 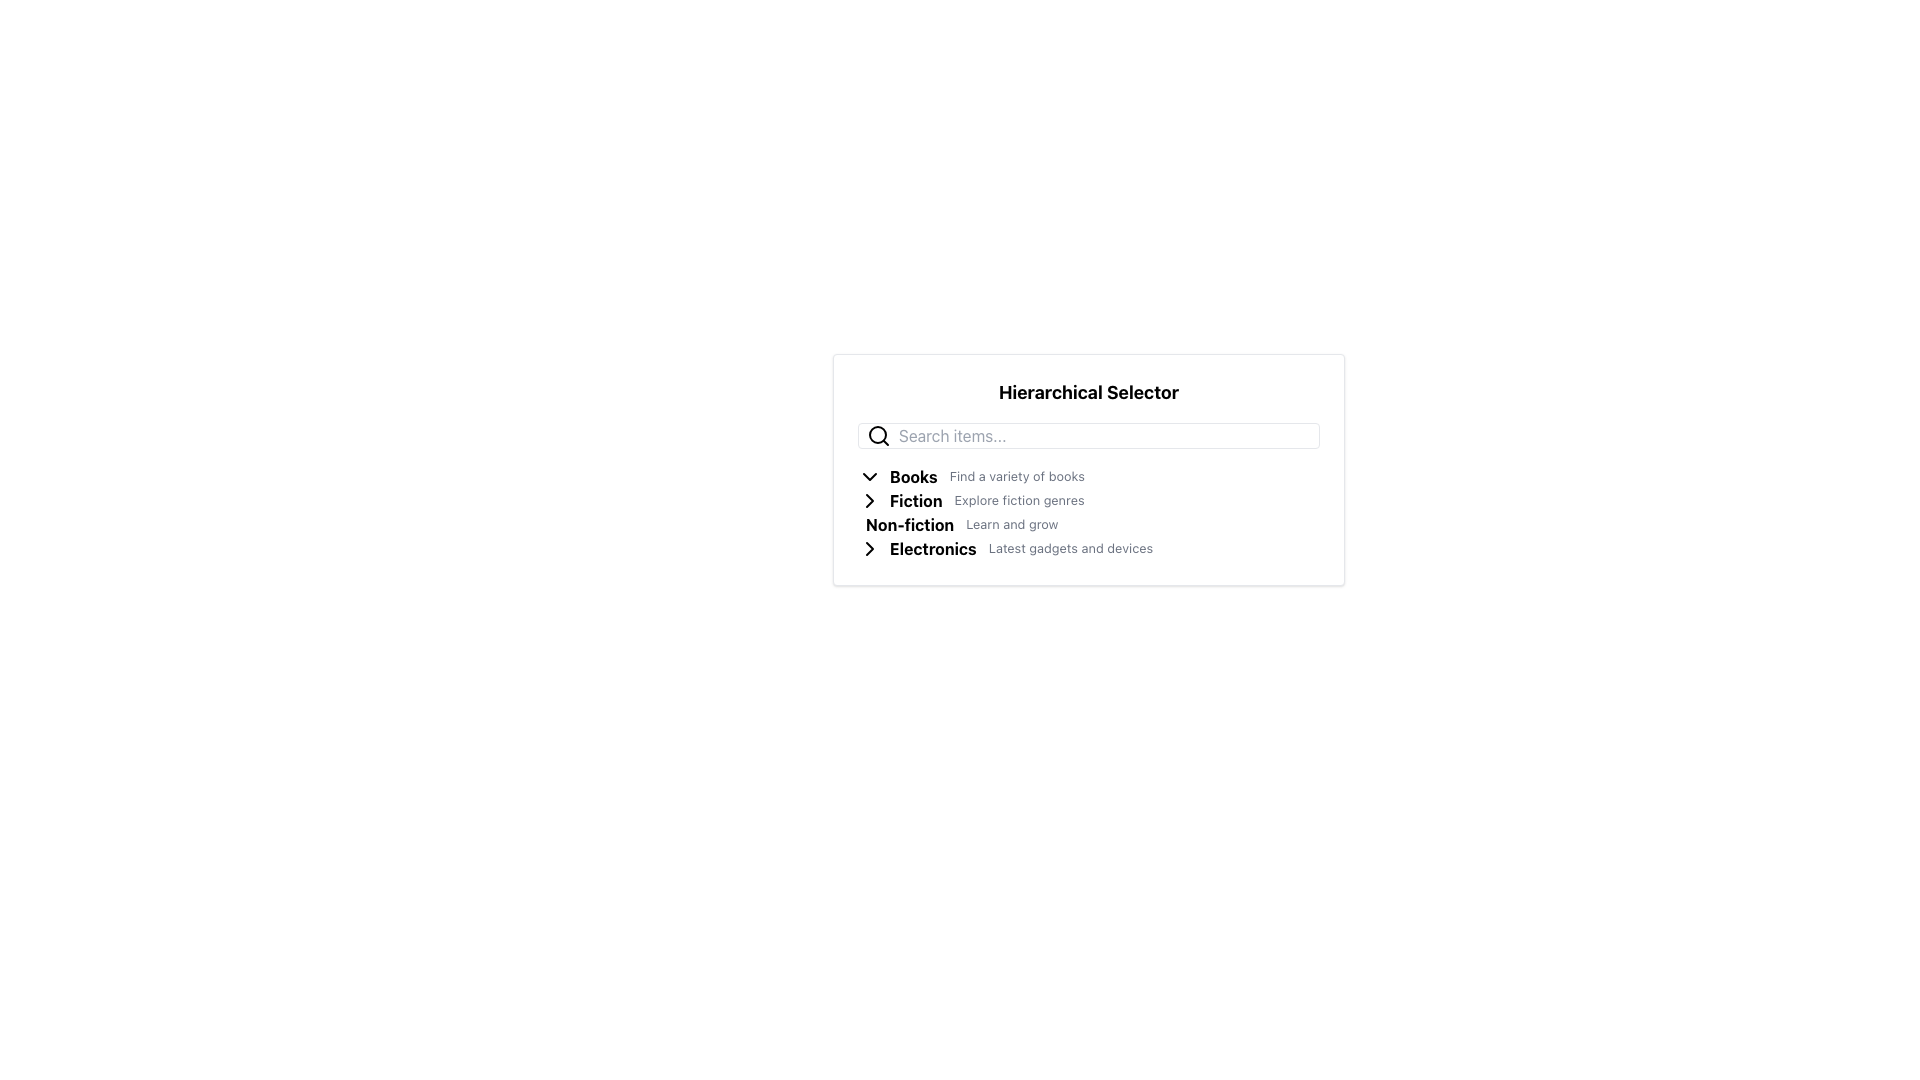 I want to click on the Text Label indicating the category 'Fiction' within the hierarchical list structure under 'Books', so click(x=915, y=500).